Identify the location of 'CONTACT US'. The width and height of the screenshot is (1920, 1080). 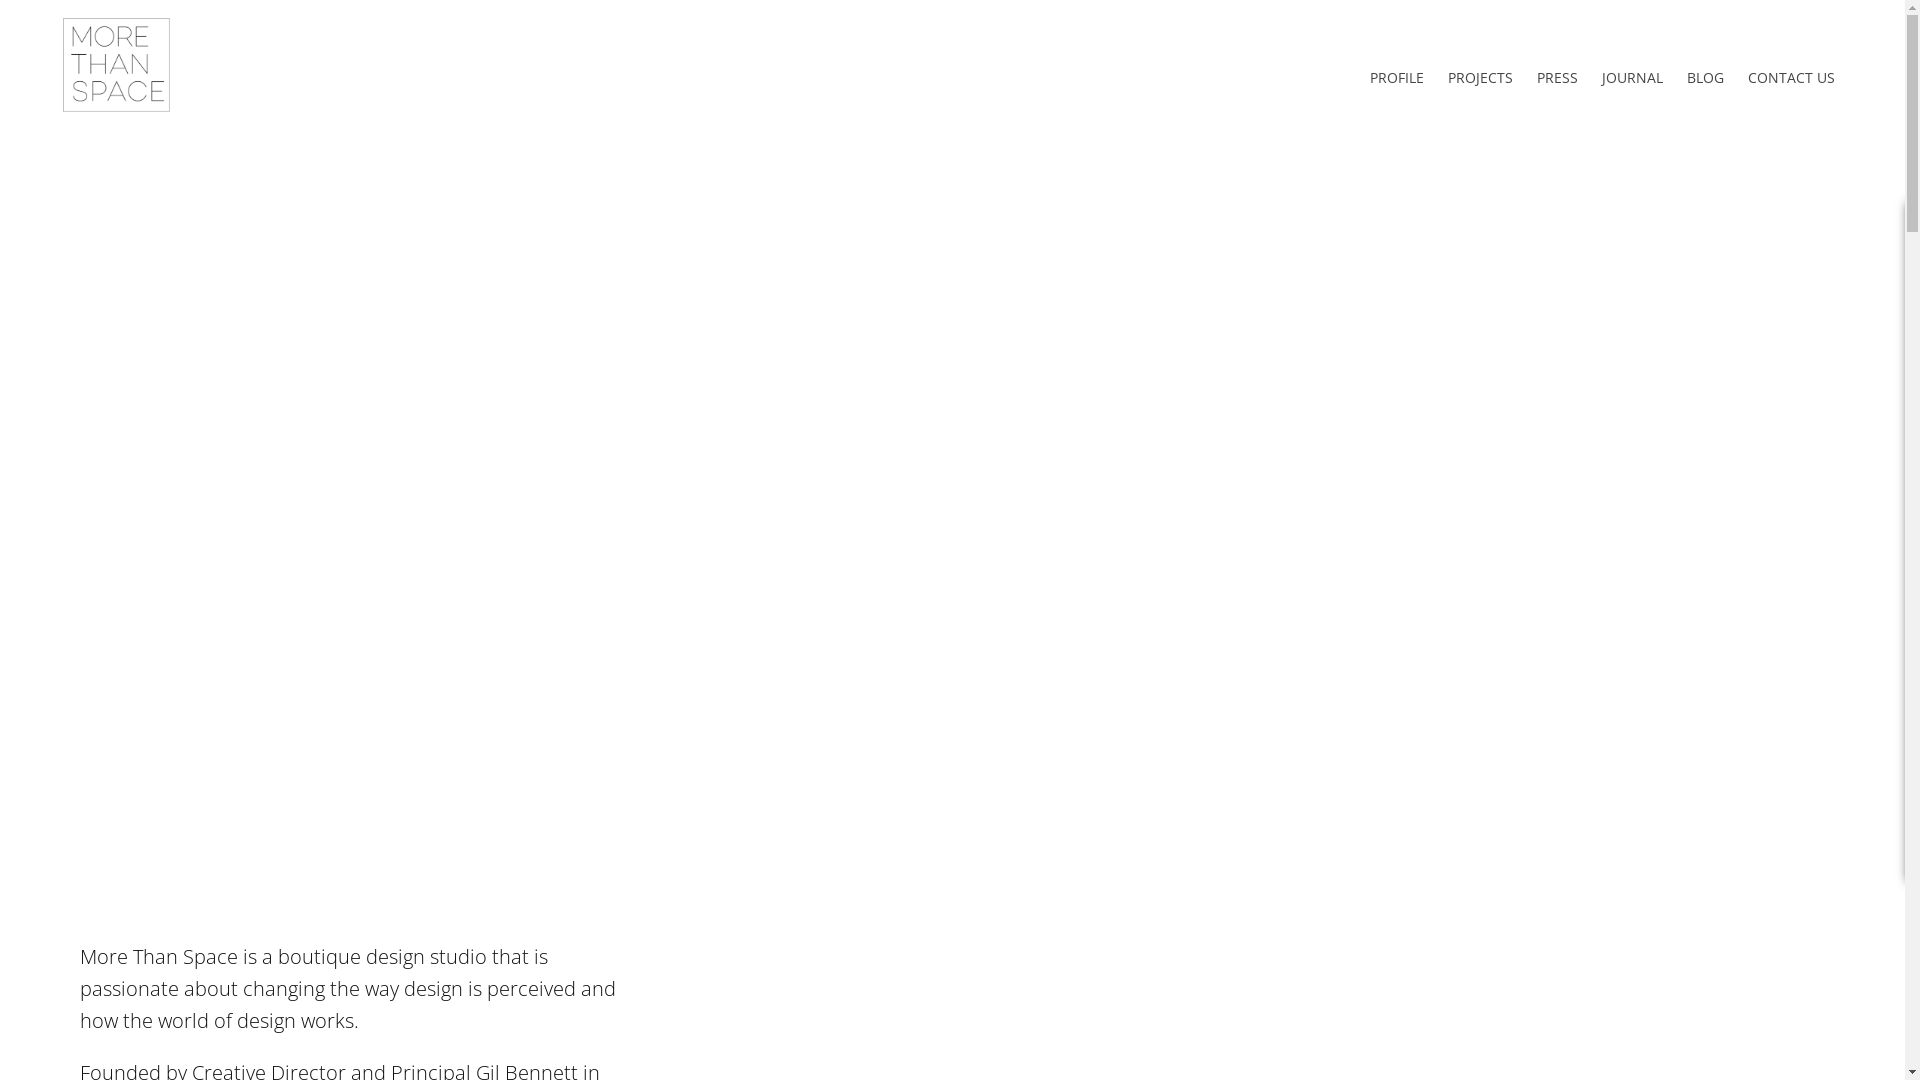
(1791, 76).